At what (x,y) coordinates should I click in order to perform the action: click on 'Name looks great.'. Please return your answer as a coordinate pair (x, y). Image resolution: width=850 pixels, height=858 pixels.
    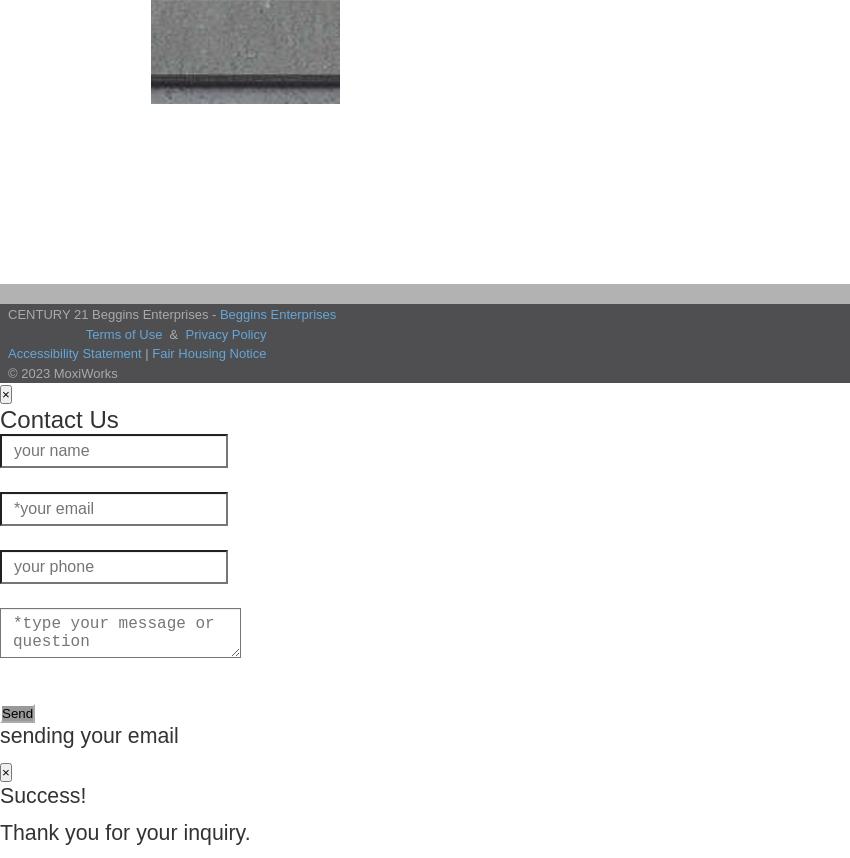
    Looking at the image, I should click on (60, 476).